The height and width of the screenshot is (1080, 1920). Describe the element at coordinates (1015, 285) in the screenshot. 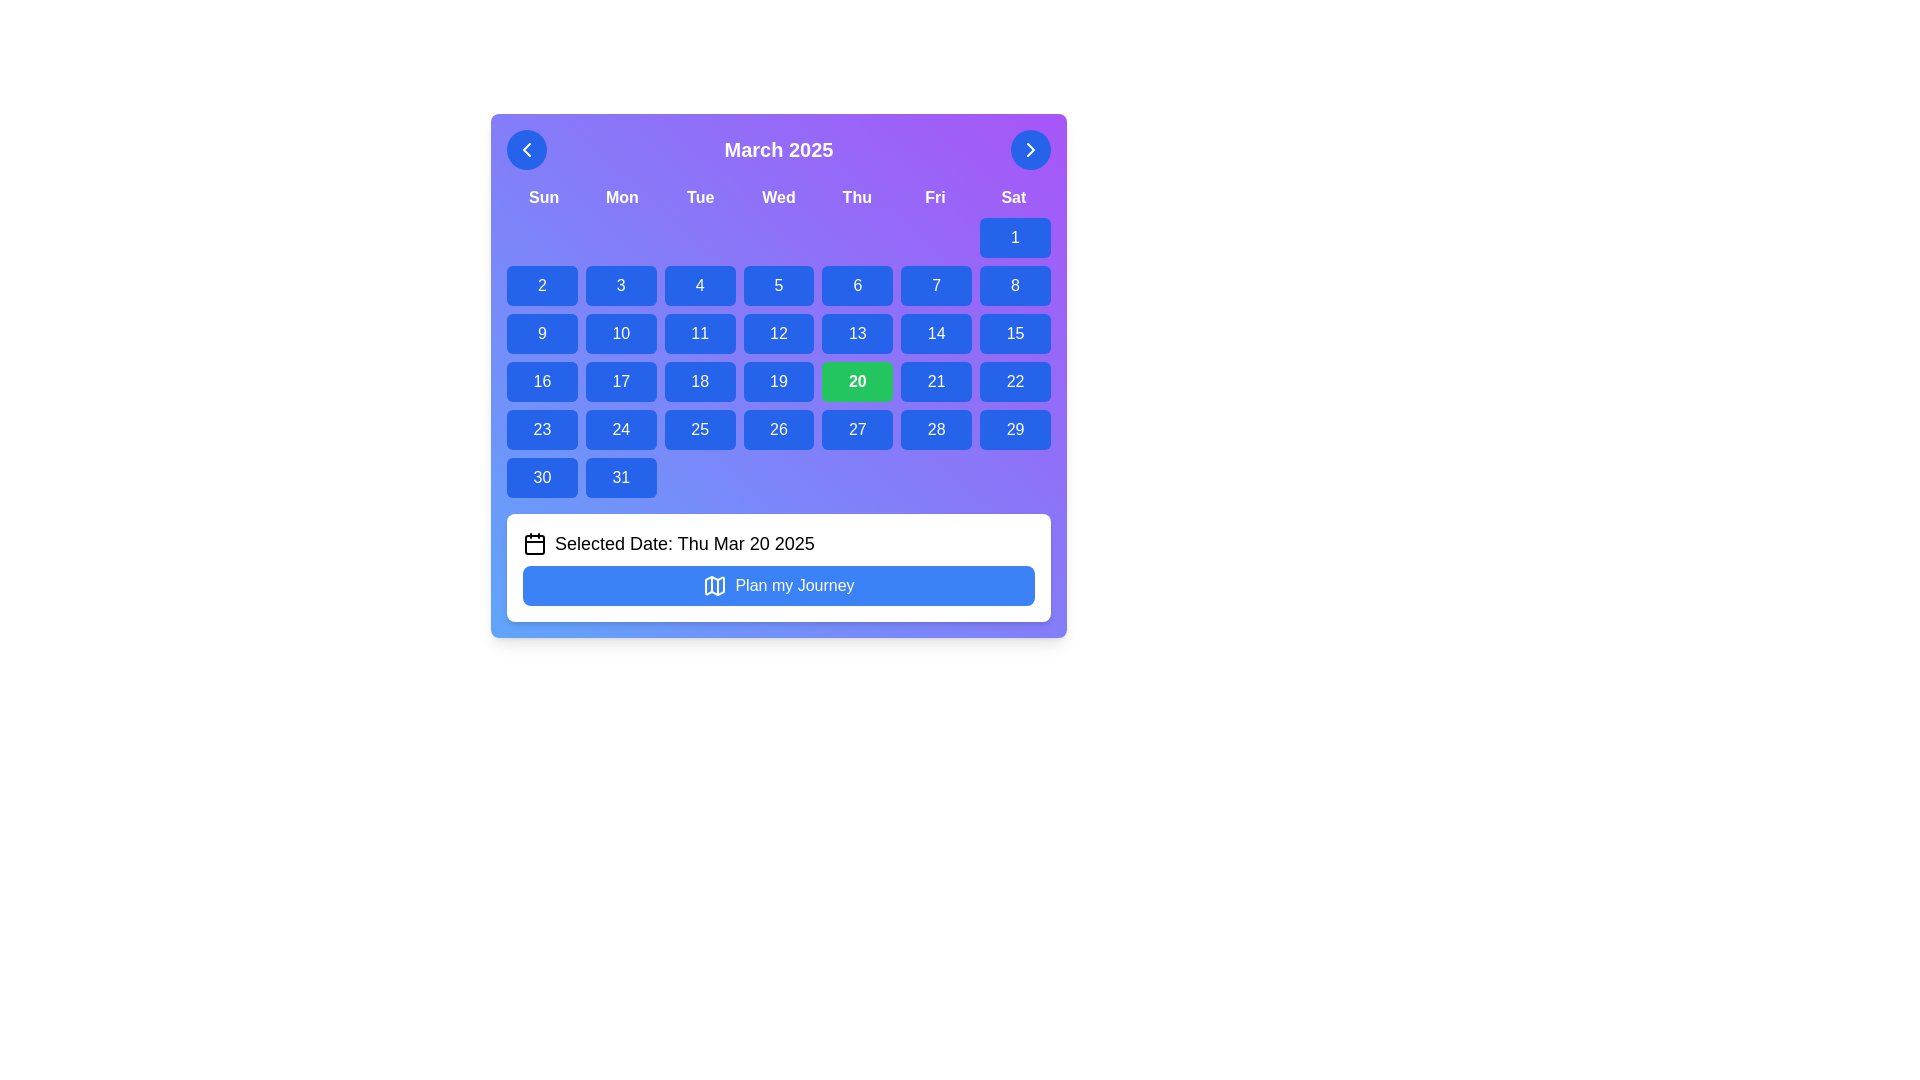

I see `the button representing the calendar date '8'` at that location.